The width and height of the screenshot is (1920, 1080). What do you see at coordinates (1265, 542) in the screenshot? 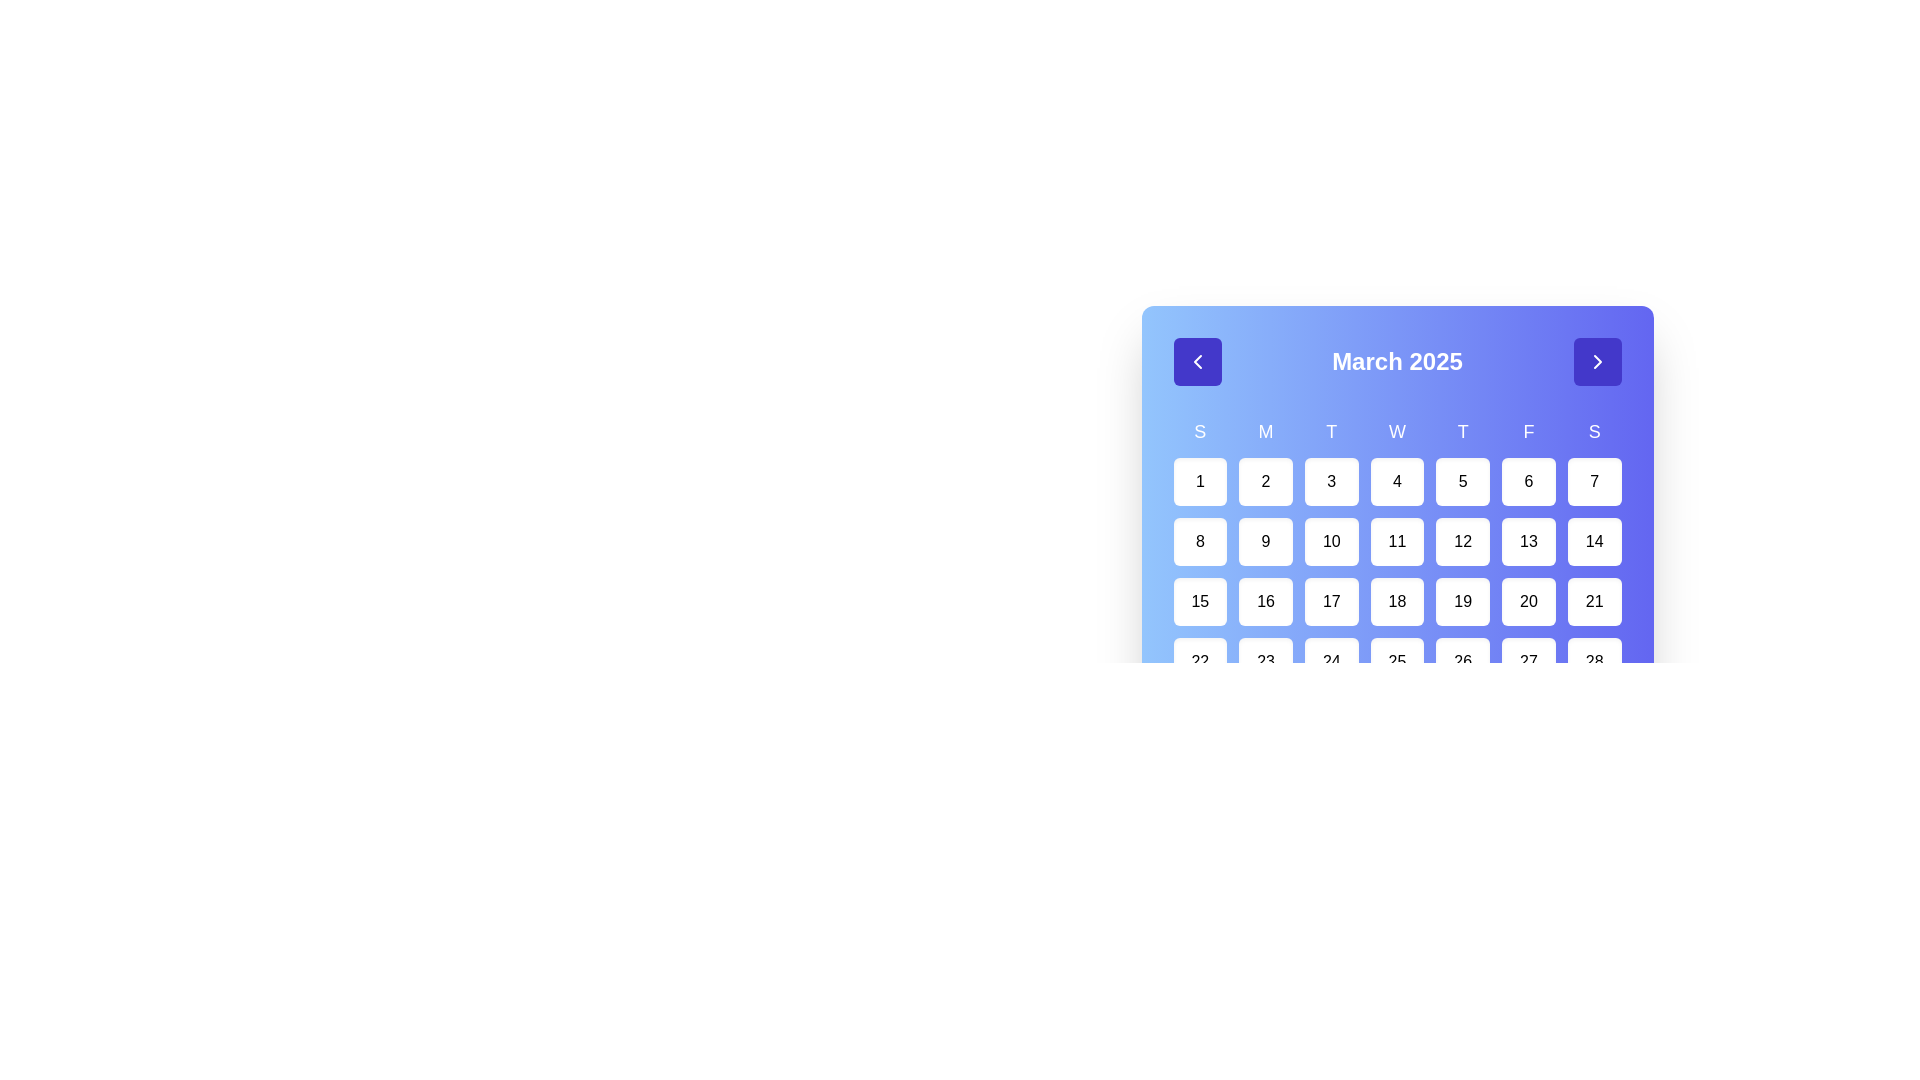
I see `the Button styled date box representing calendar day 9 located in the second row and second column under the header day titled 'W'` at bounding box center [1265, 542].